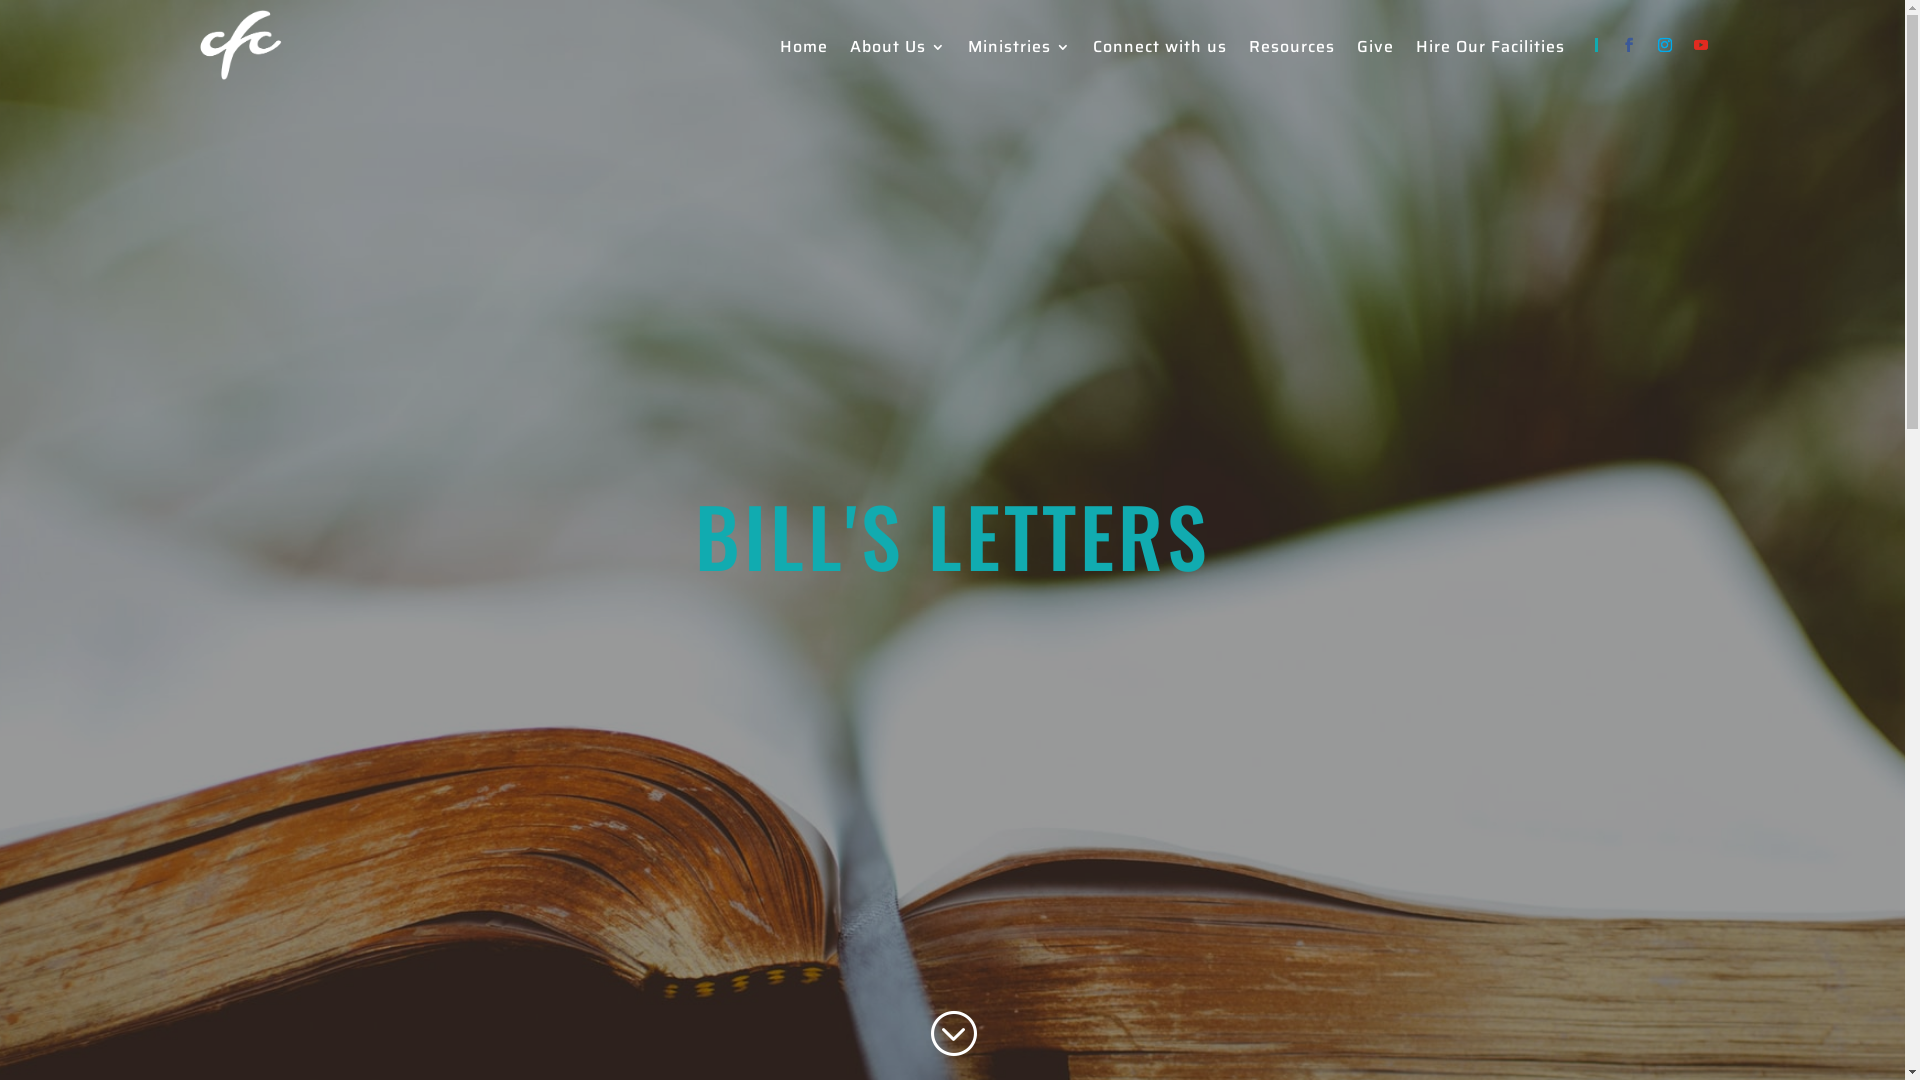  Describe the element at coordinates (1698, 45) in the screenshot. I see `'Follow on Youtube'` at that location.